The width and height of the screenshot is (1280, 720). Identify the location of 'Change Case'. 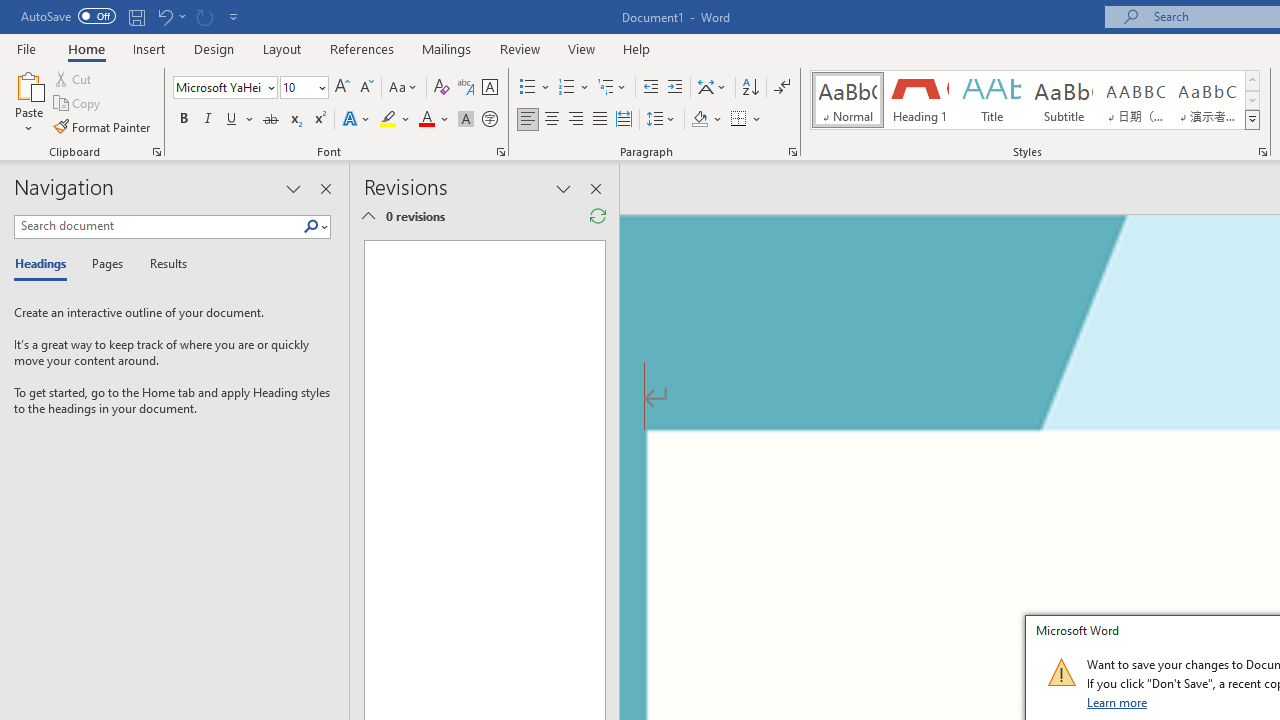
(403, 86).